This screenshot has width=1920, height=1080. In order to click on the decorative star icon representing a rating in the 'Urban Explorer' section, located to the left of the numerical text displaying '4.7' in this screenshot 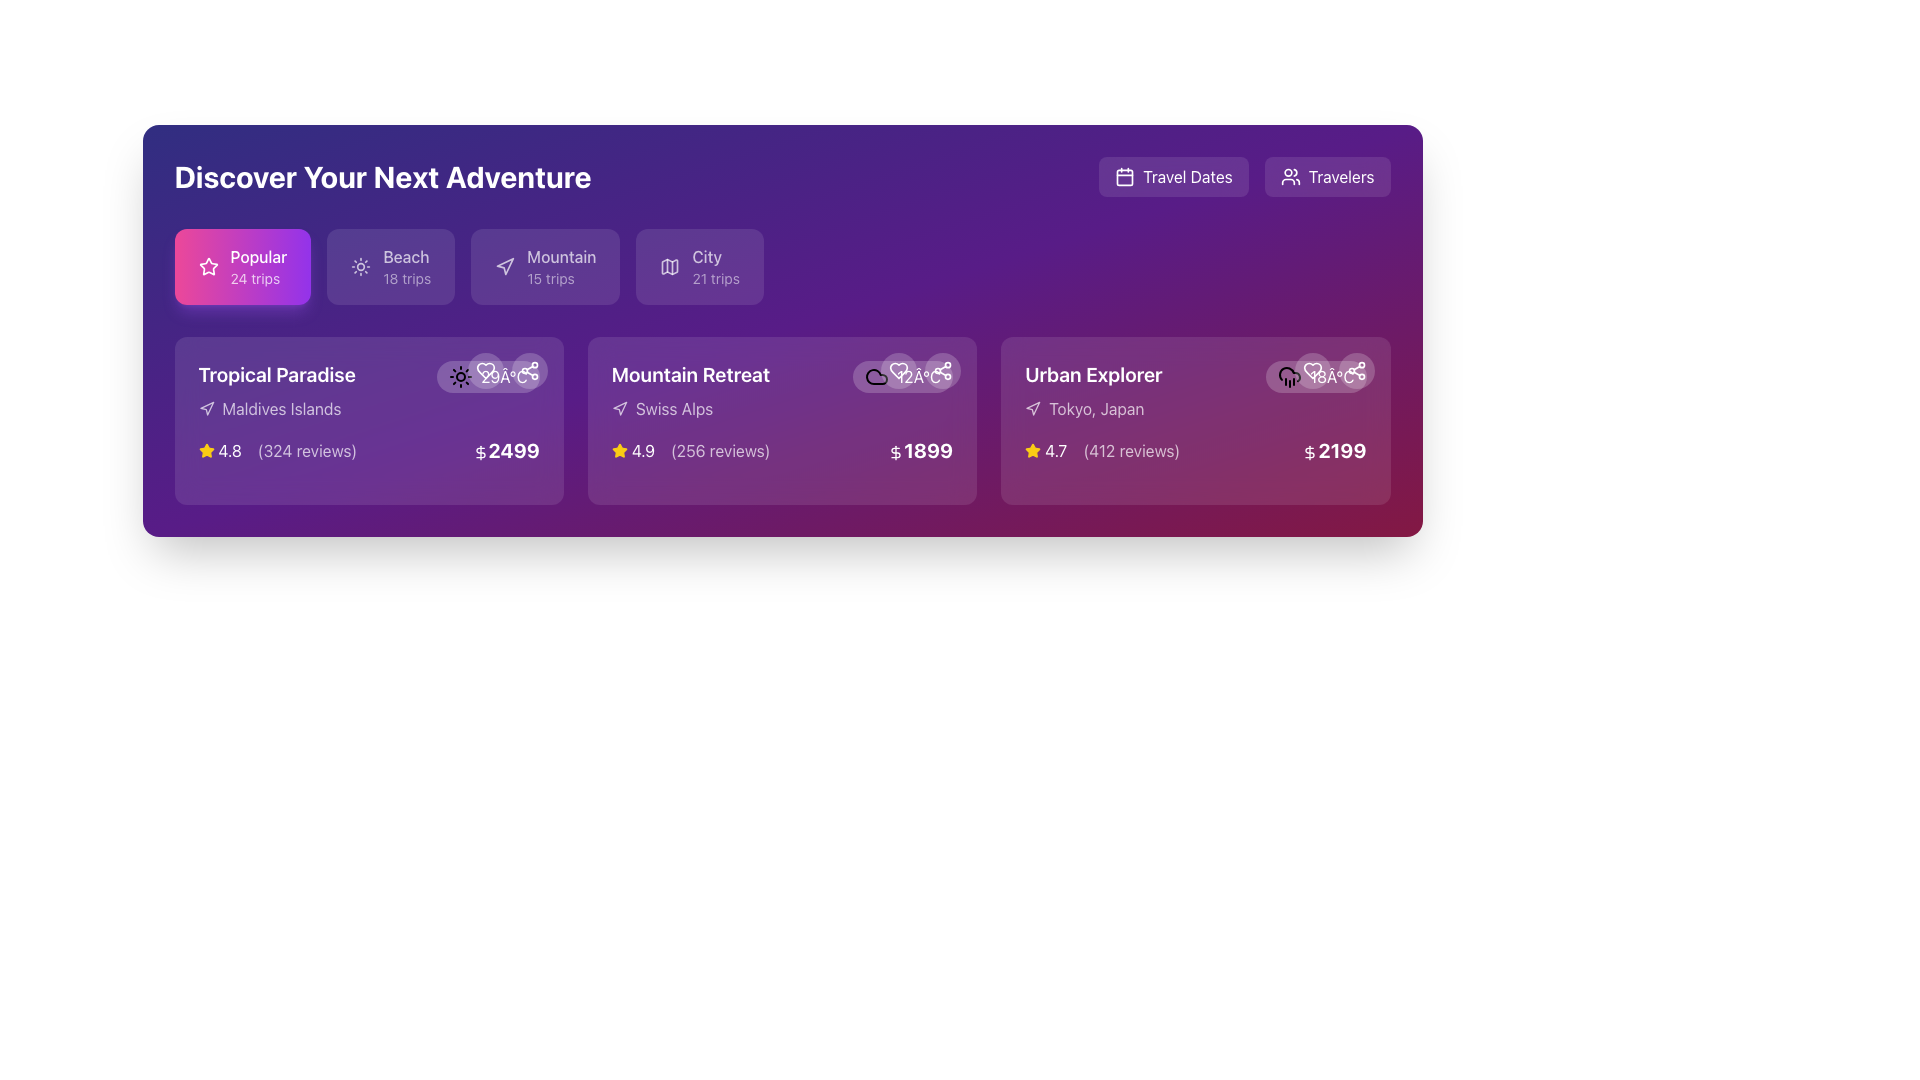, I will do `click(1033, 451)`.